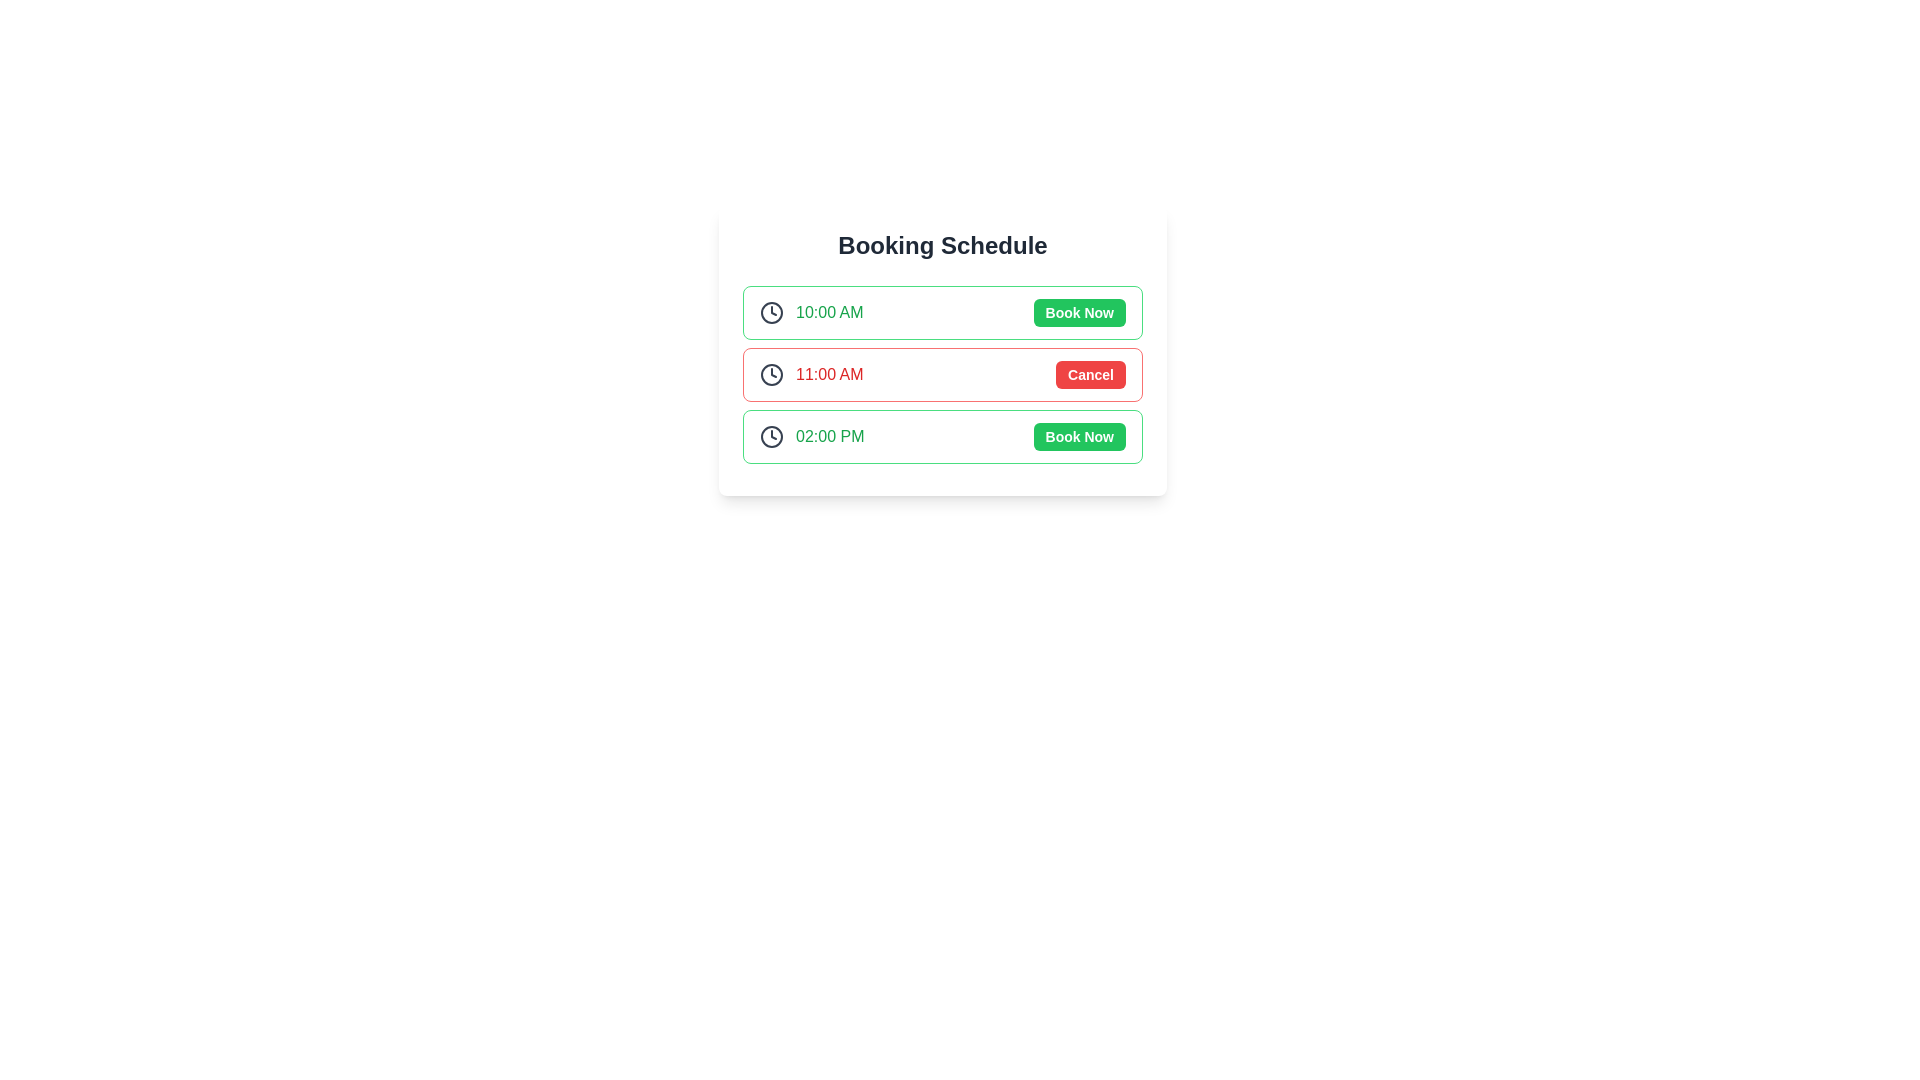 The width and height of the screenshot is (1920, 1080). I want to click on the text label displaying the time '02:00 PM' in green font, which is part of the booking schedule interface, so click(830, 435).